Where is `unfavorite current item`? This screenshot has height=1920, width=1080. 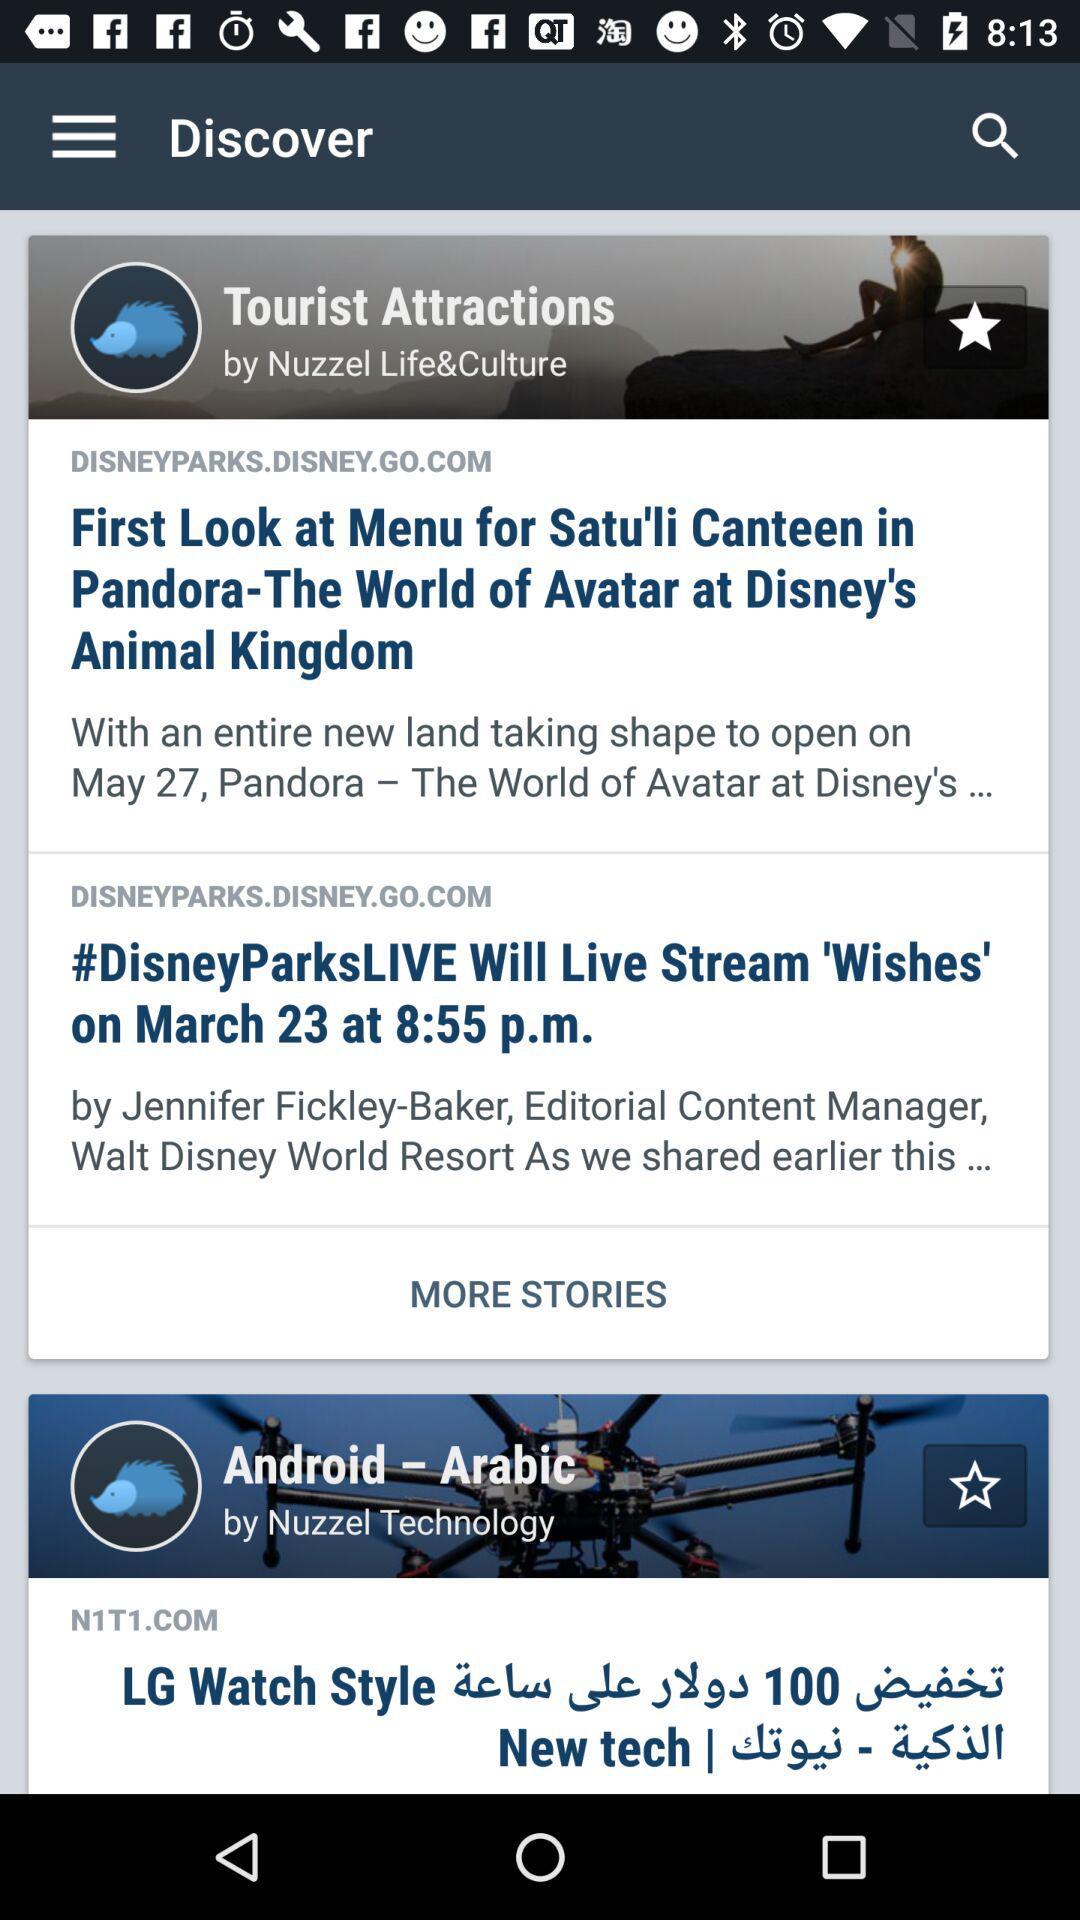
unfavorite current item is located at coordinates (974, 326).